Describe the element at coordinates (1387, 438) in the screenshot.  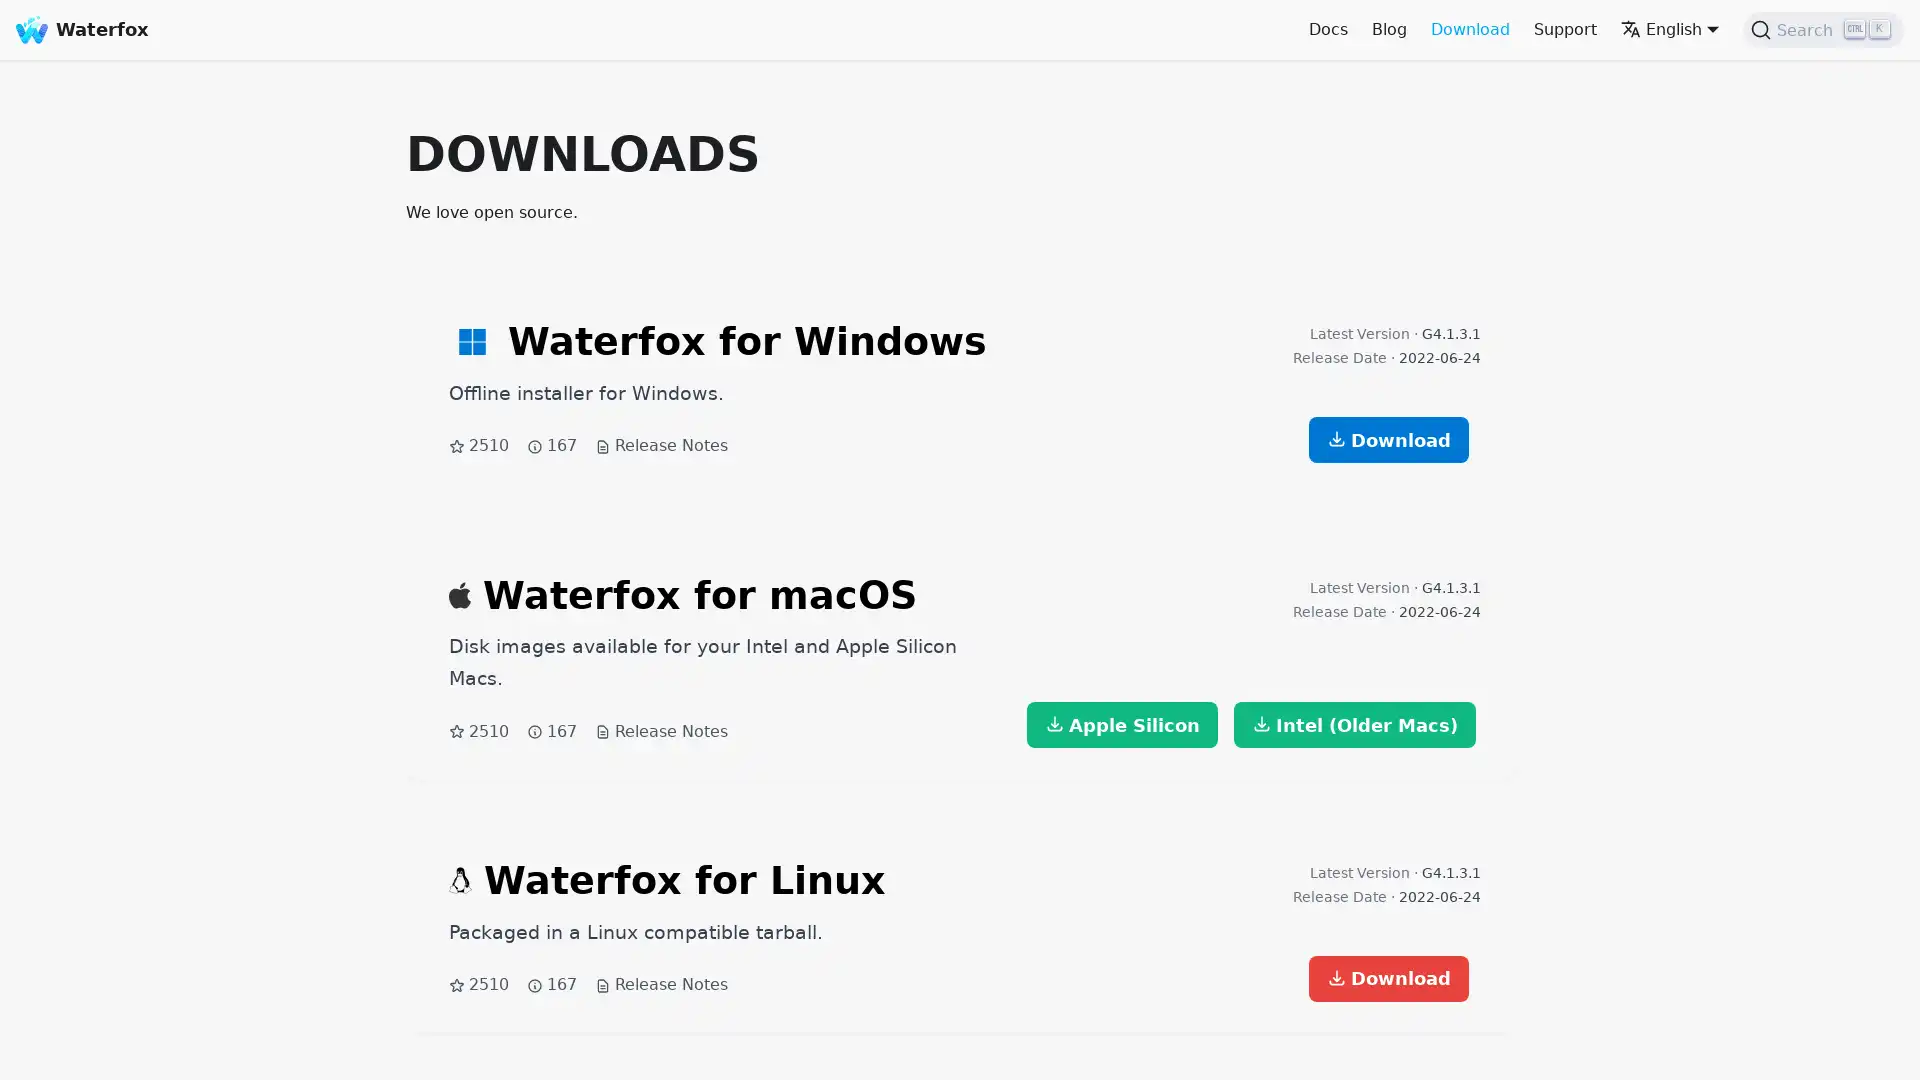
I see `Download` at that location.